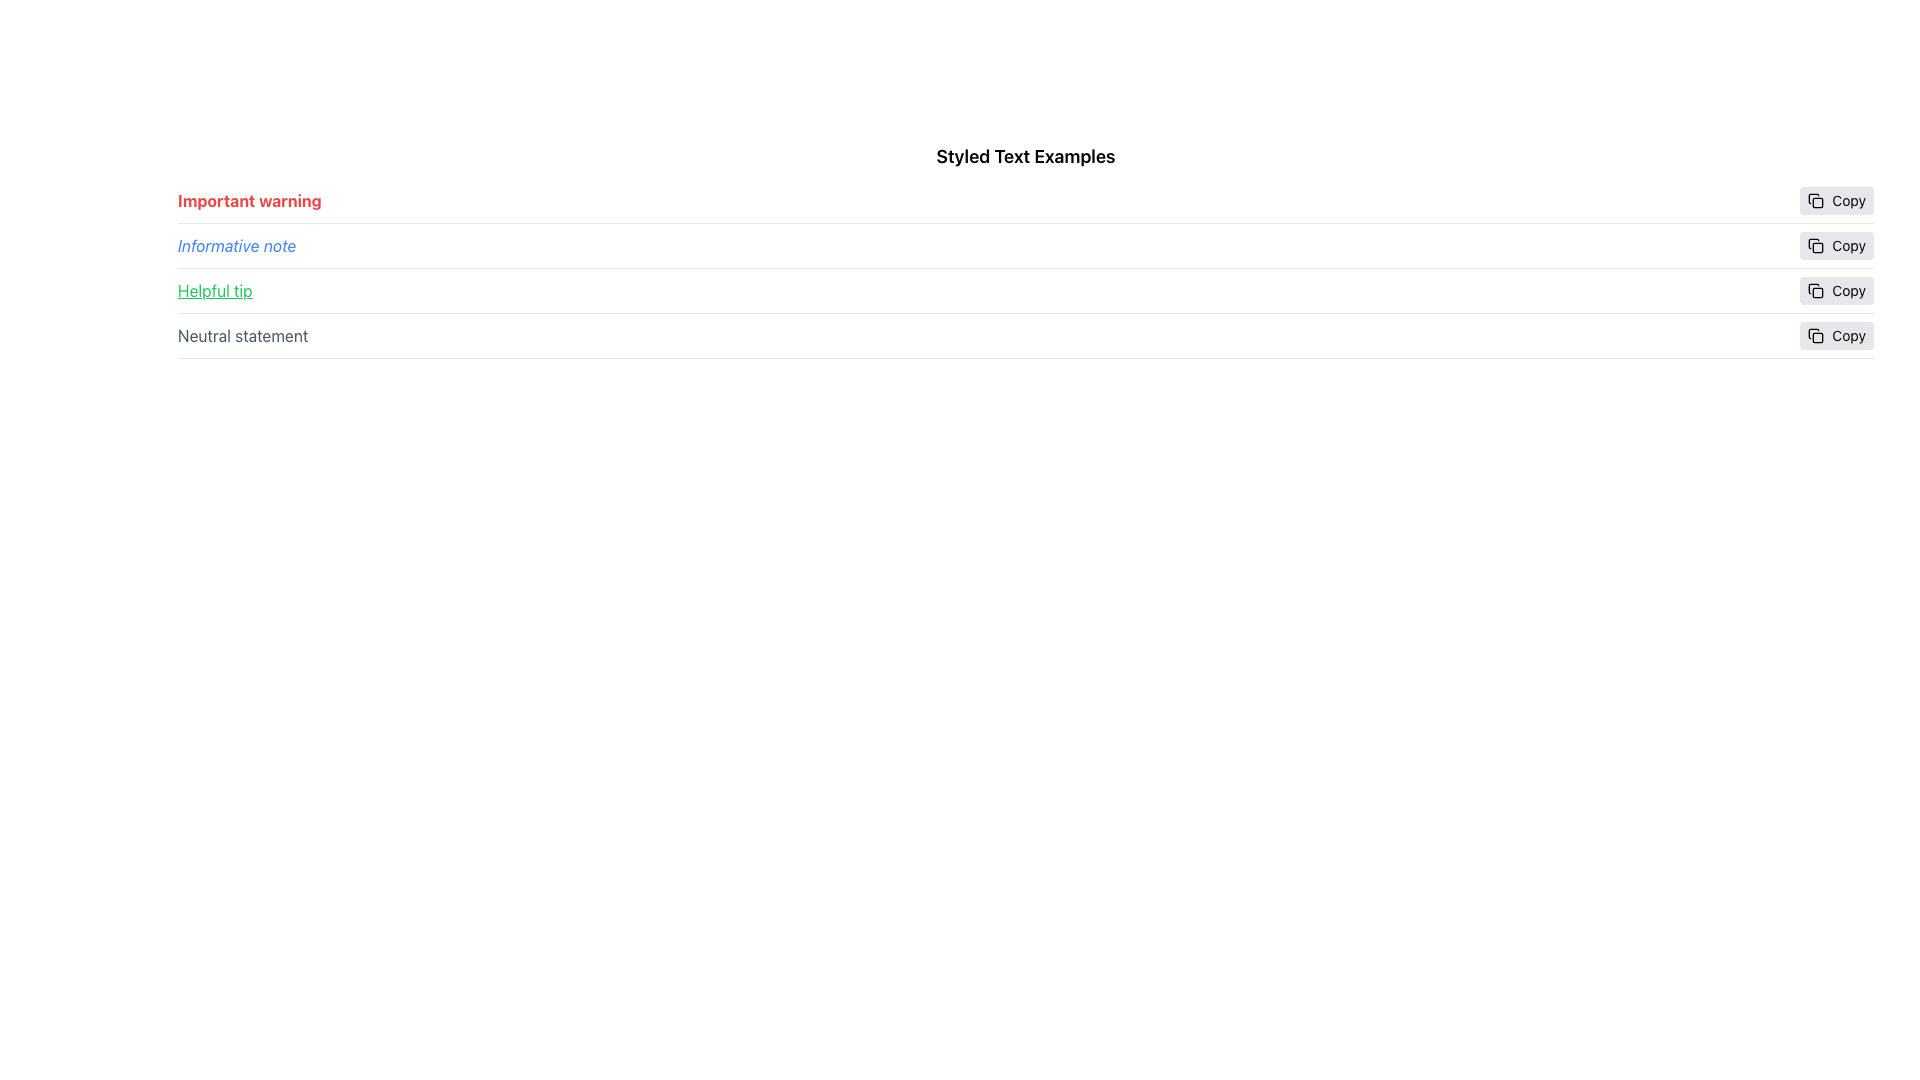 This screenshot has width=1920, height=1080. What do you see at coordinates (1847, 334) in the screenshot?
I see `the 'Copy' text label, which is the rightmost element in its row and has a gray background` at bounding box center [1847, 334].